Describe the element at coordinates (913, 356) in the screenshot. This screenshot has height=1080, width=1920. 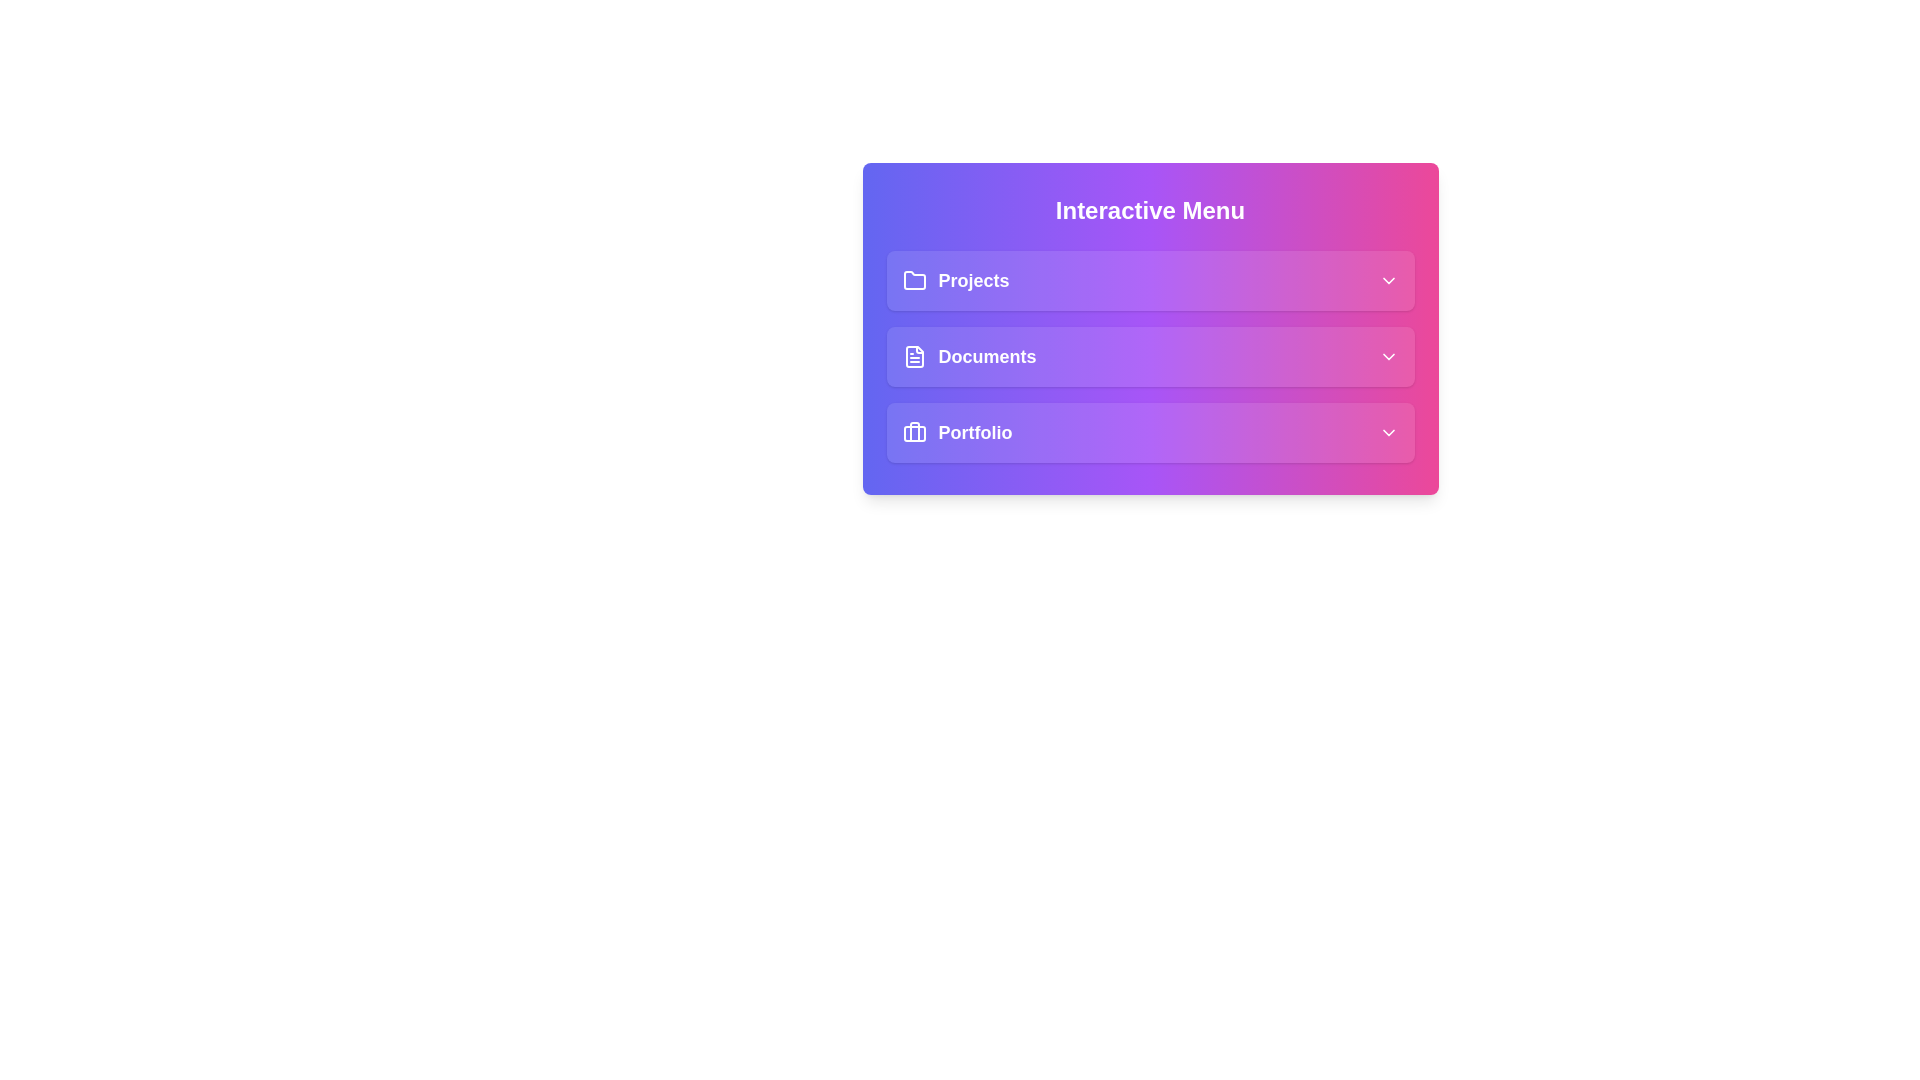
I see `the document icon representing the 'Documents' menu item in the interface` at that location.